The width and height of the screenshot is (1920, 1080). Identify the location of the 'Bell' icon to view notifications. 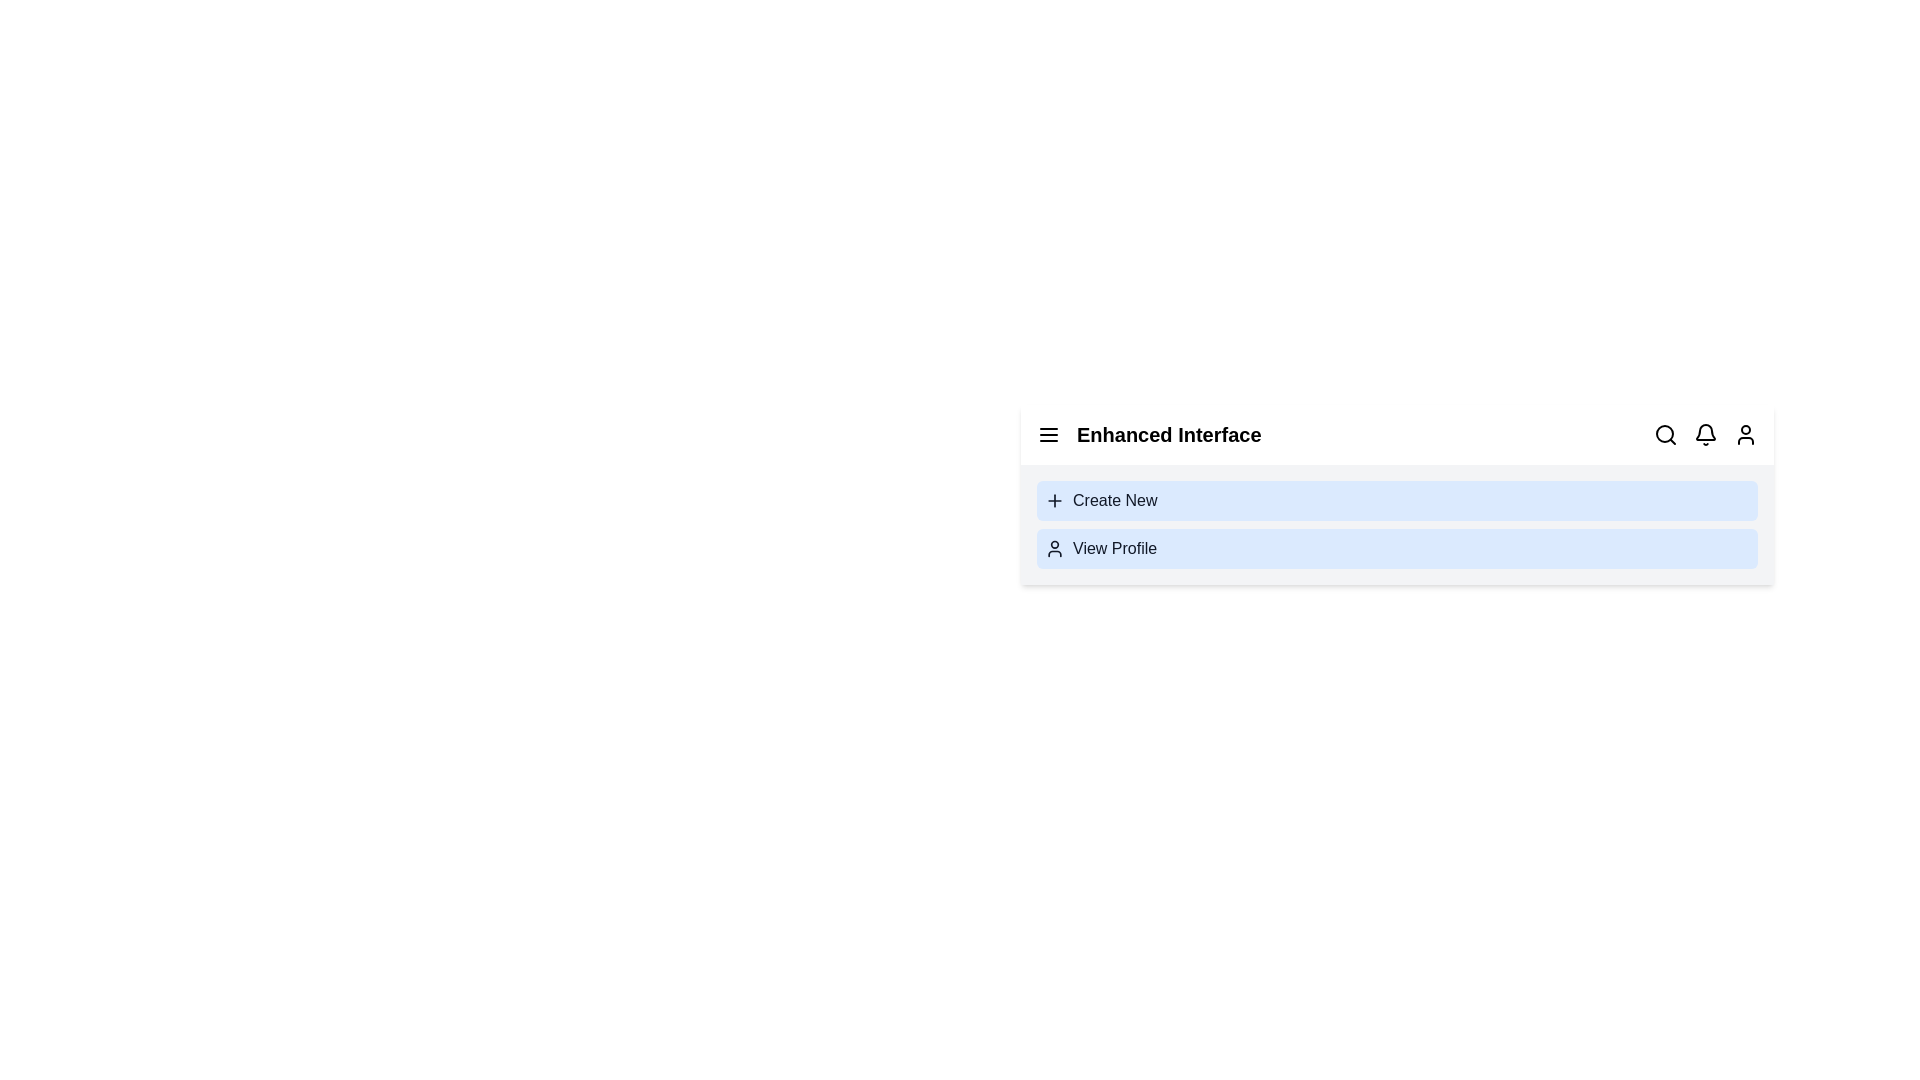
(1704, 434).